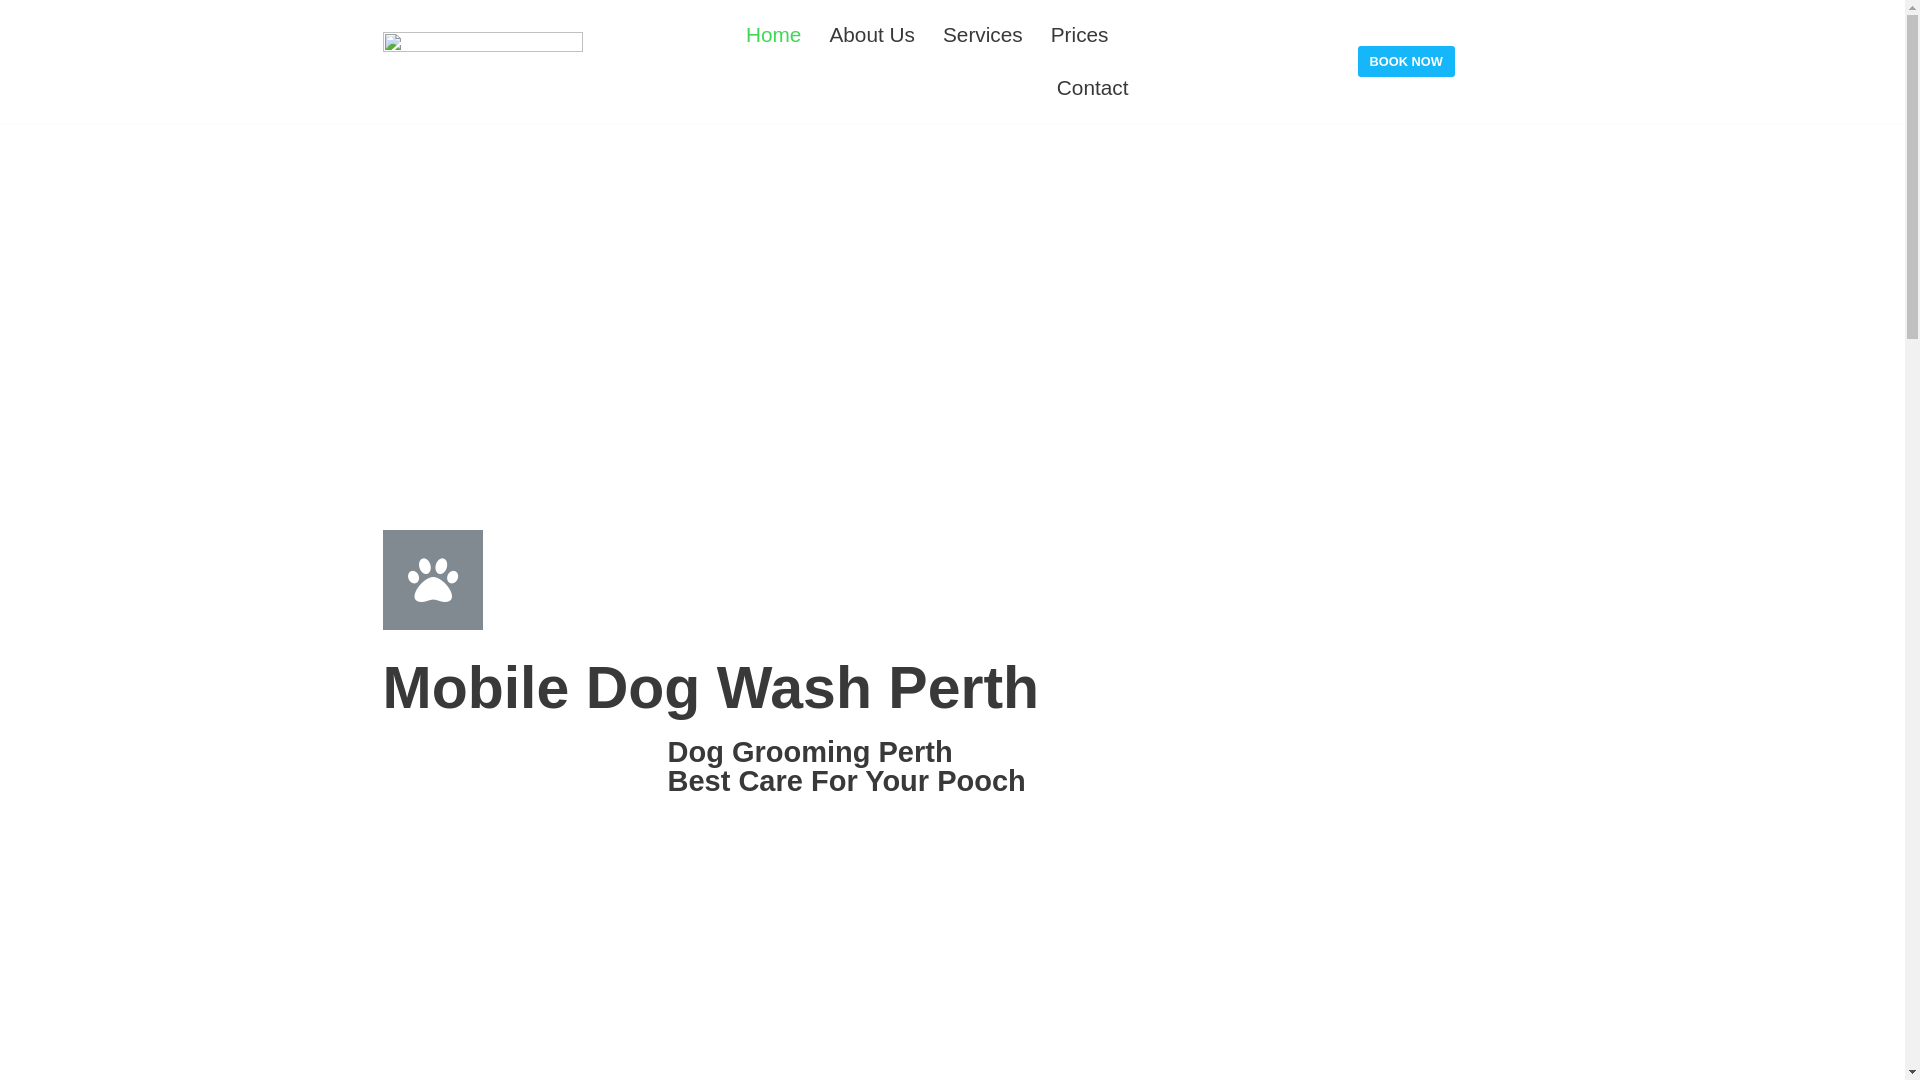 This screenshot has width=1920, height=1080. Describe the element at coordinates (829, 34) in the screenshot. I see `'About Us'` at that location.